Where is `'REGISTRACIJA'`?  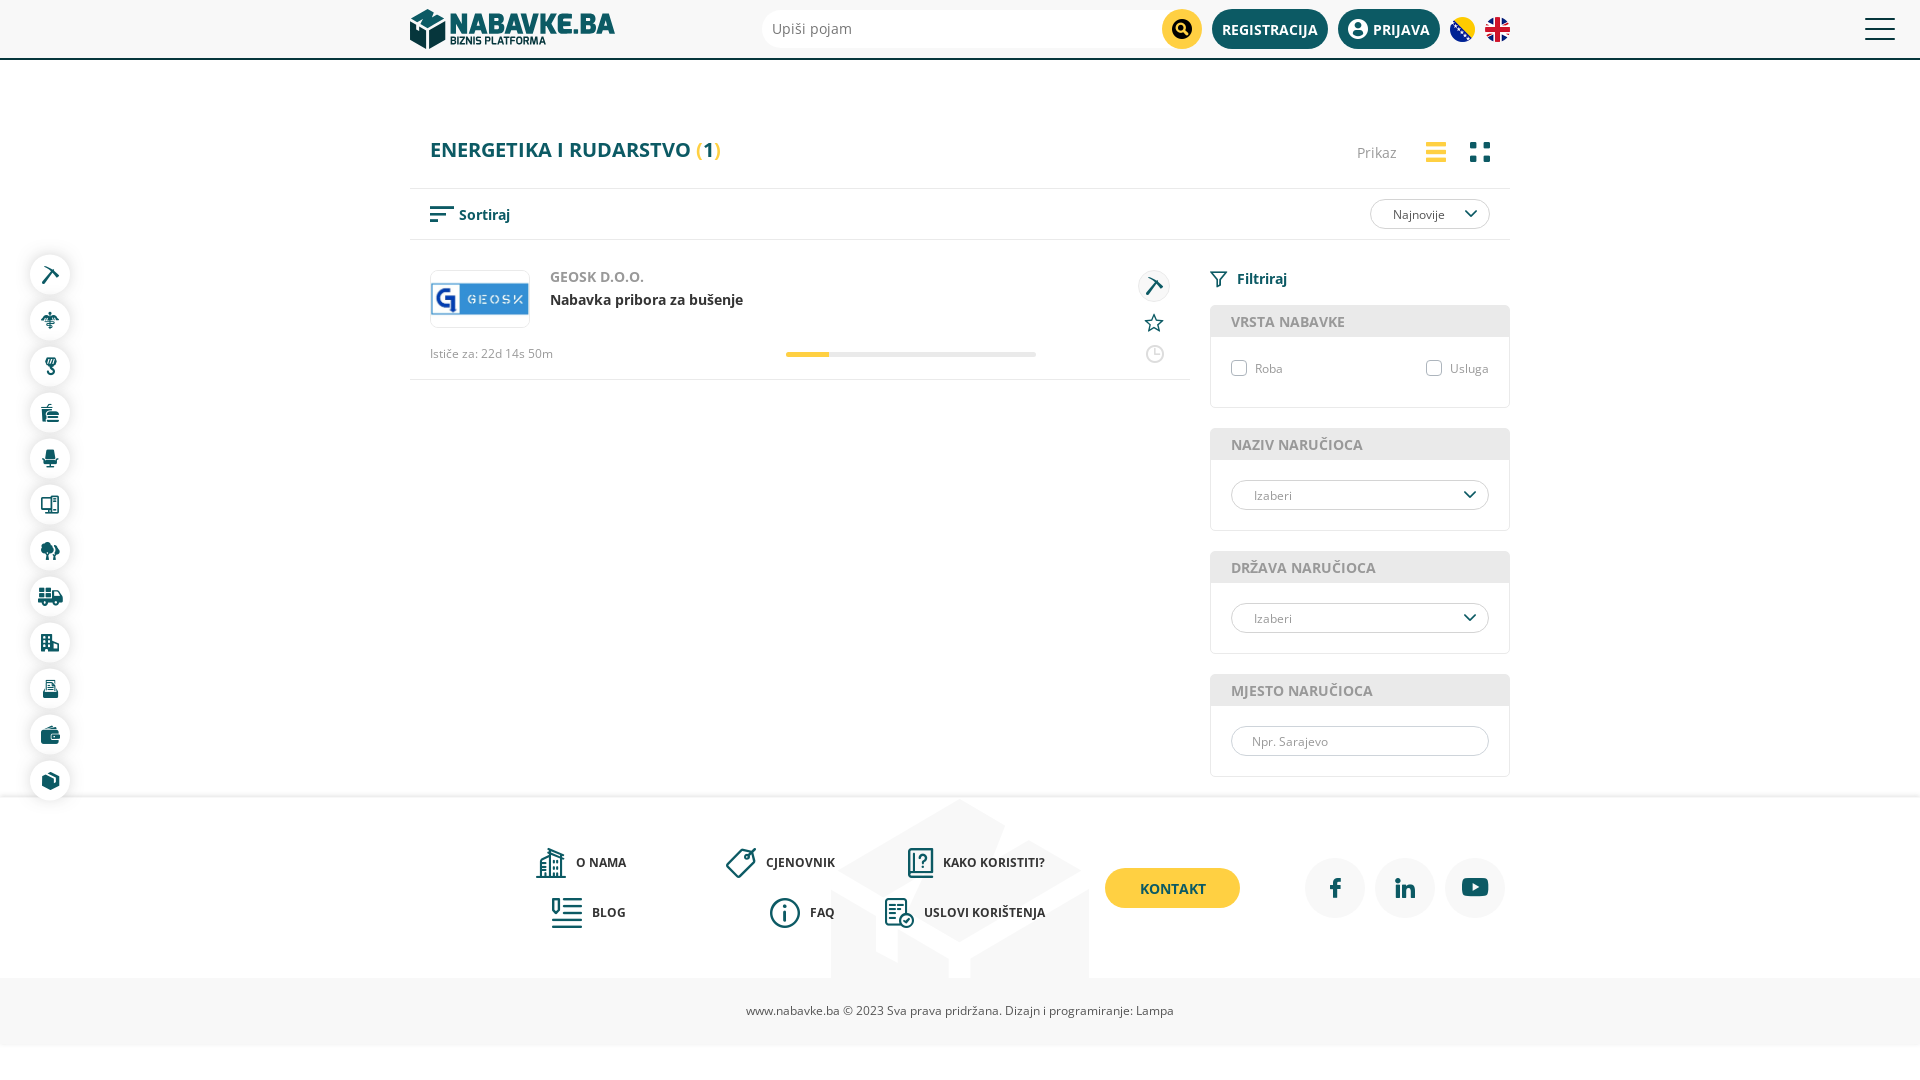
'REGISTRACIJA' is located at coordinates (1269, 29).